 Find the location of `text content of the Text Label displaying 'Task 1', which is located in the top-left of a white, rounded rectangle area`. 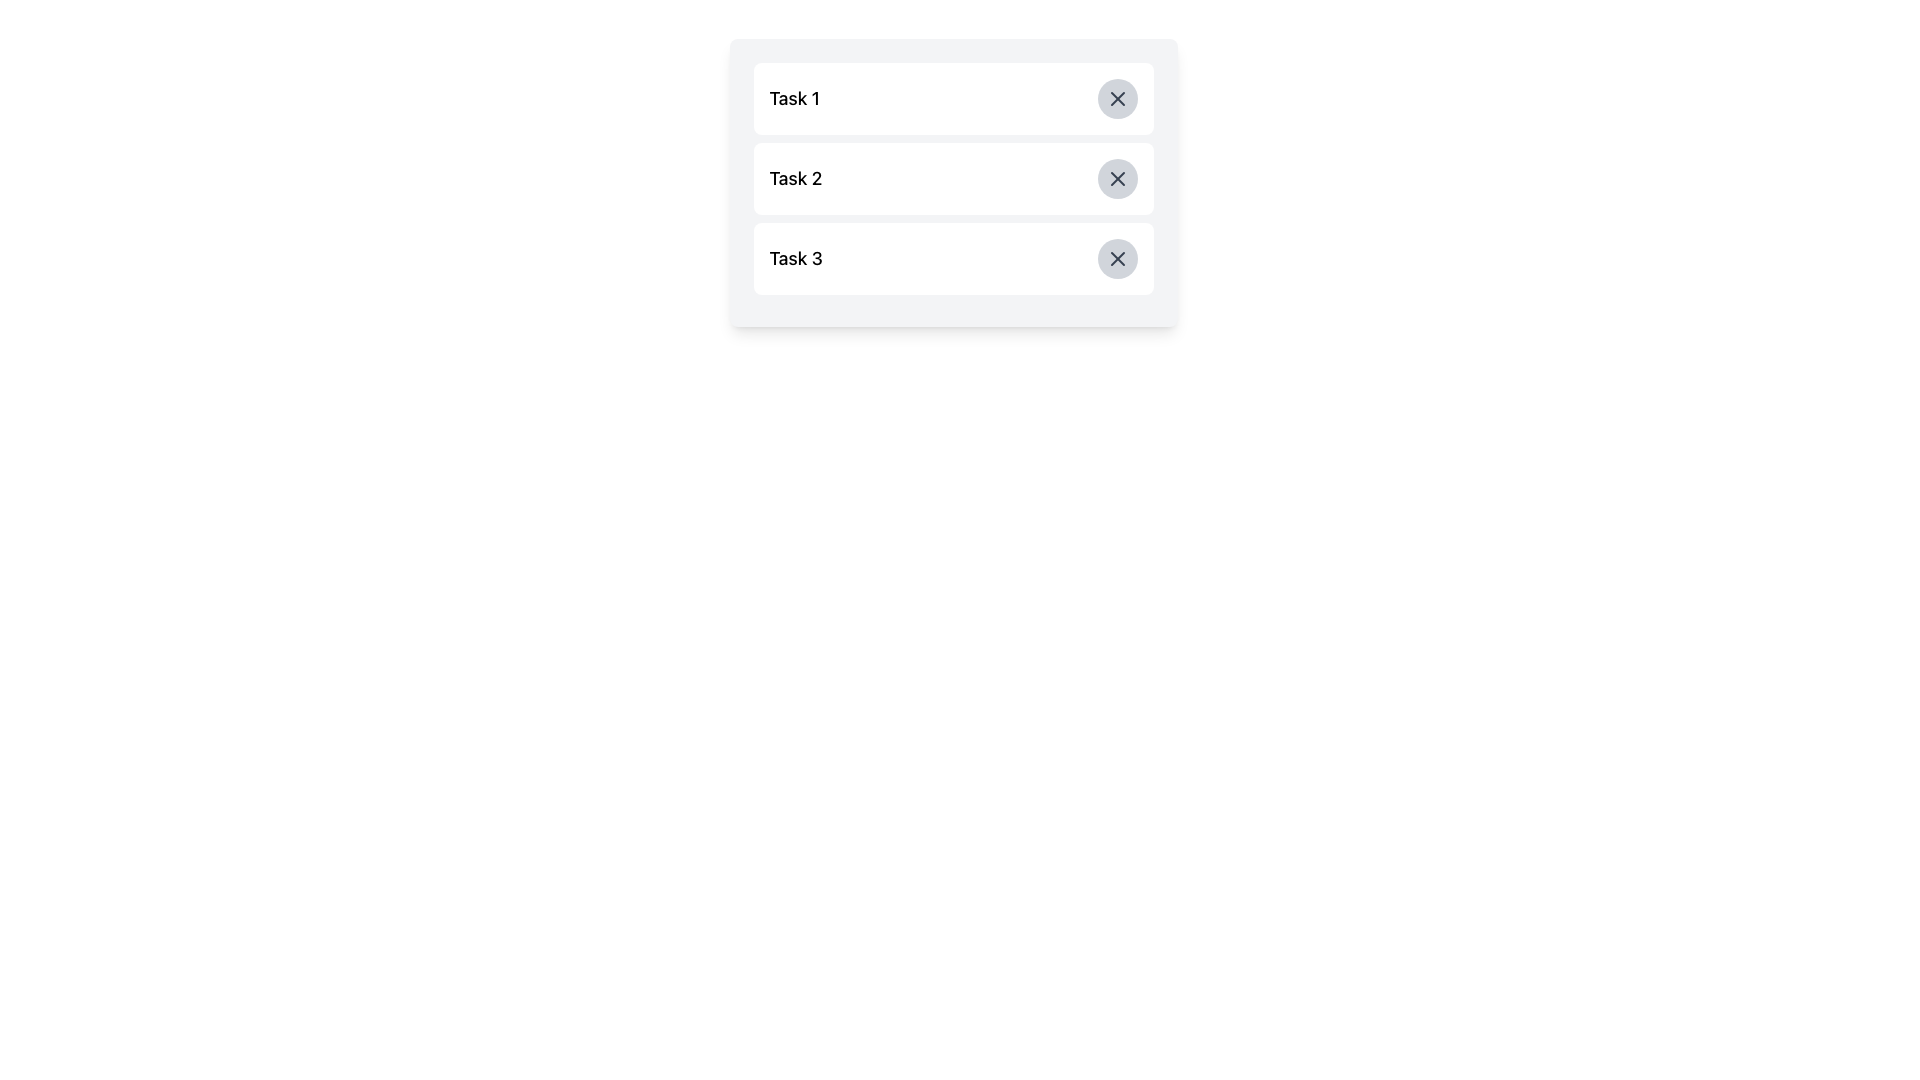

text content of the Text Label displaying 'Task 1', which is located in the top-left of a white, rounded rectangle area is located at coordinates (793, 99).